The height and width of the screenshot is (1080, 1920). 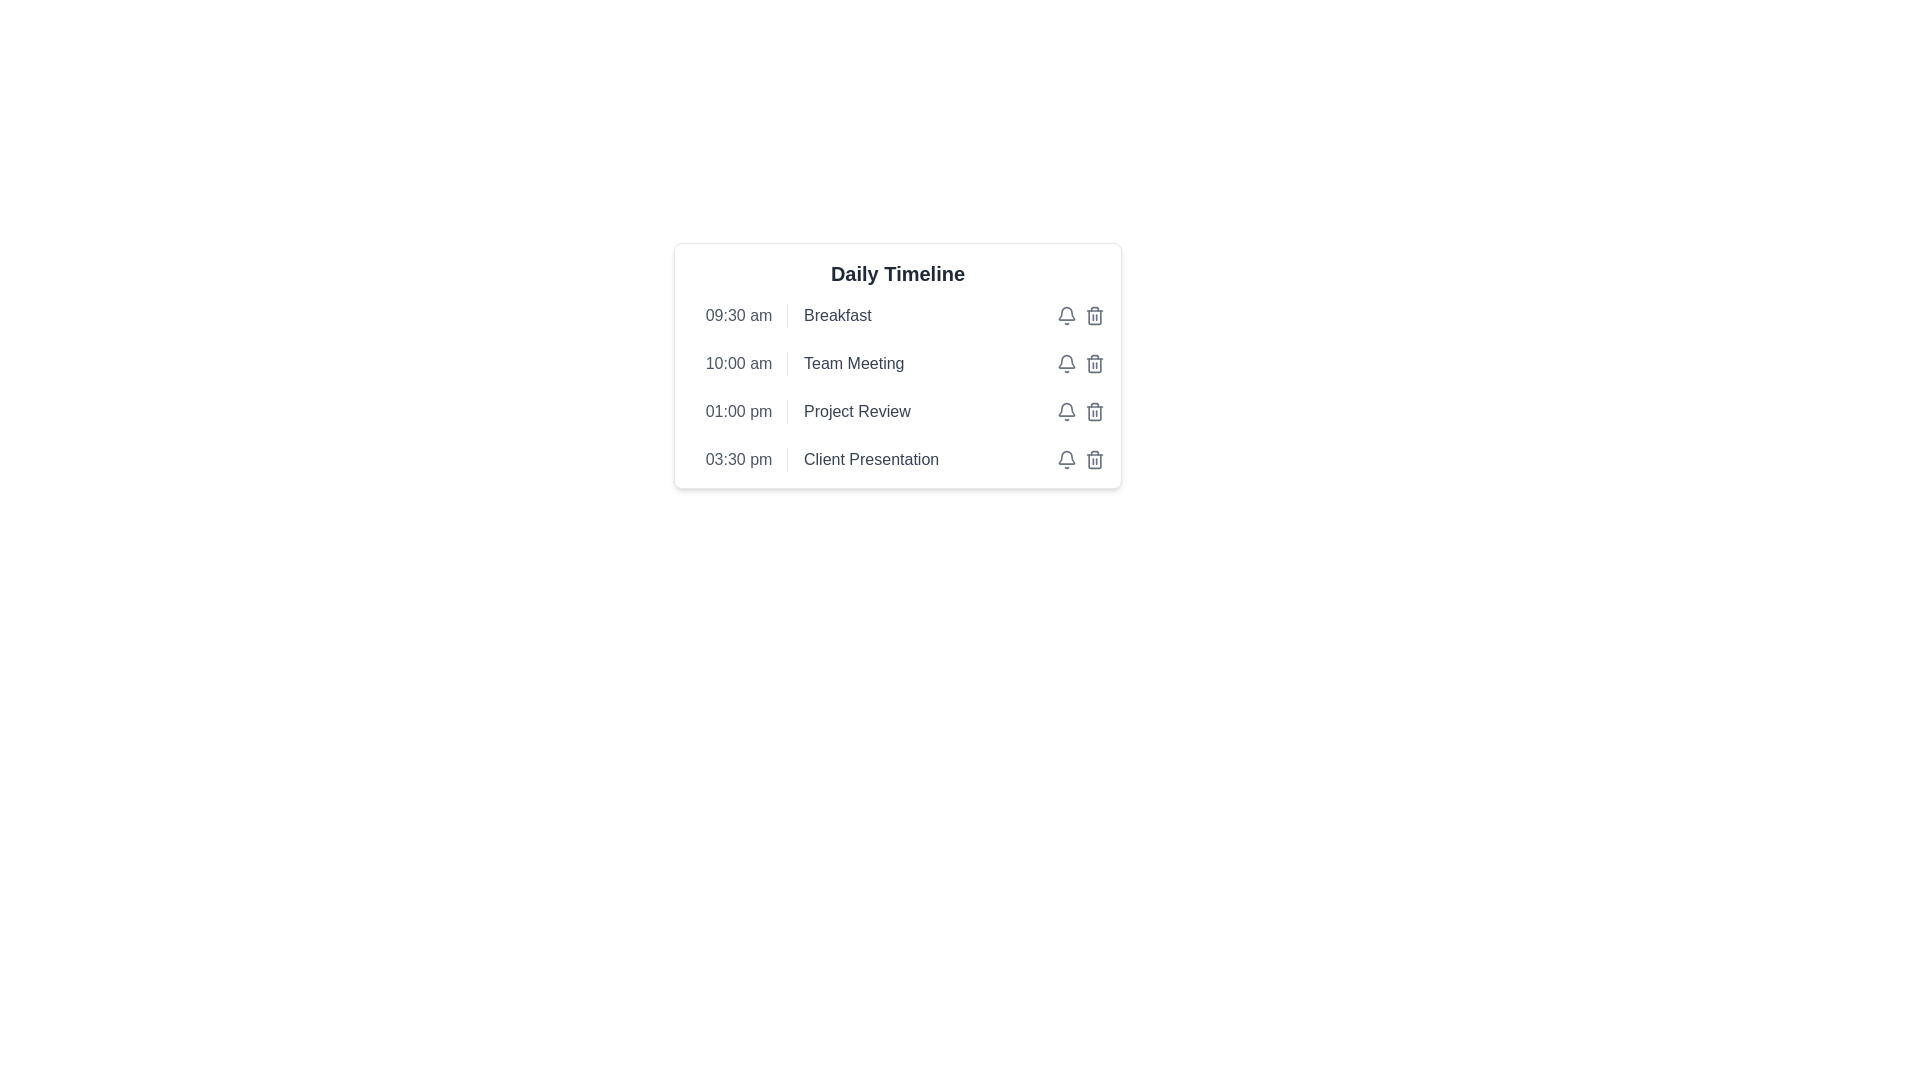 What do you see at coordinates (854, 363) in the screenshot?
I see `the text label that serves as an identifier or description for the corresponding event or item in the timeline, located to the right of the time label '10:00 am' and to the left of interactive buttons` at bounding box center [854, 363].